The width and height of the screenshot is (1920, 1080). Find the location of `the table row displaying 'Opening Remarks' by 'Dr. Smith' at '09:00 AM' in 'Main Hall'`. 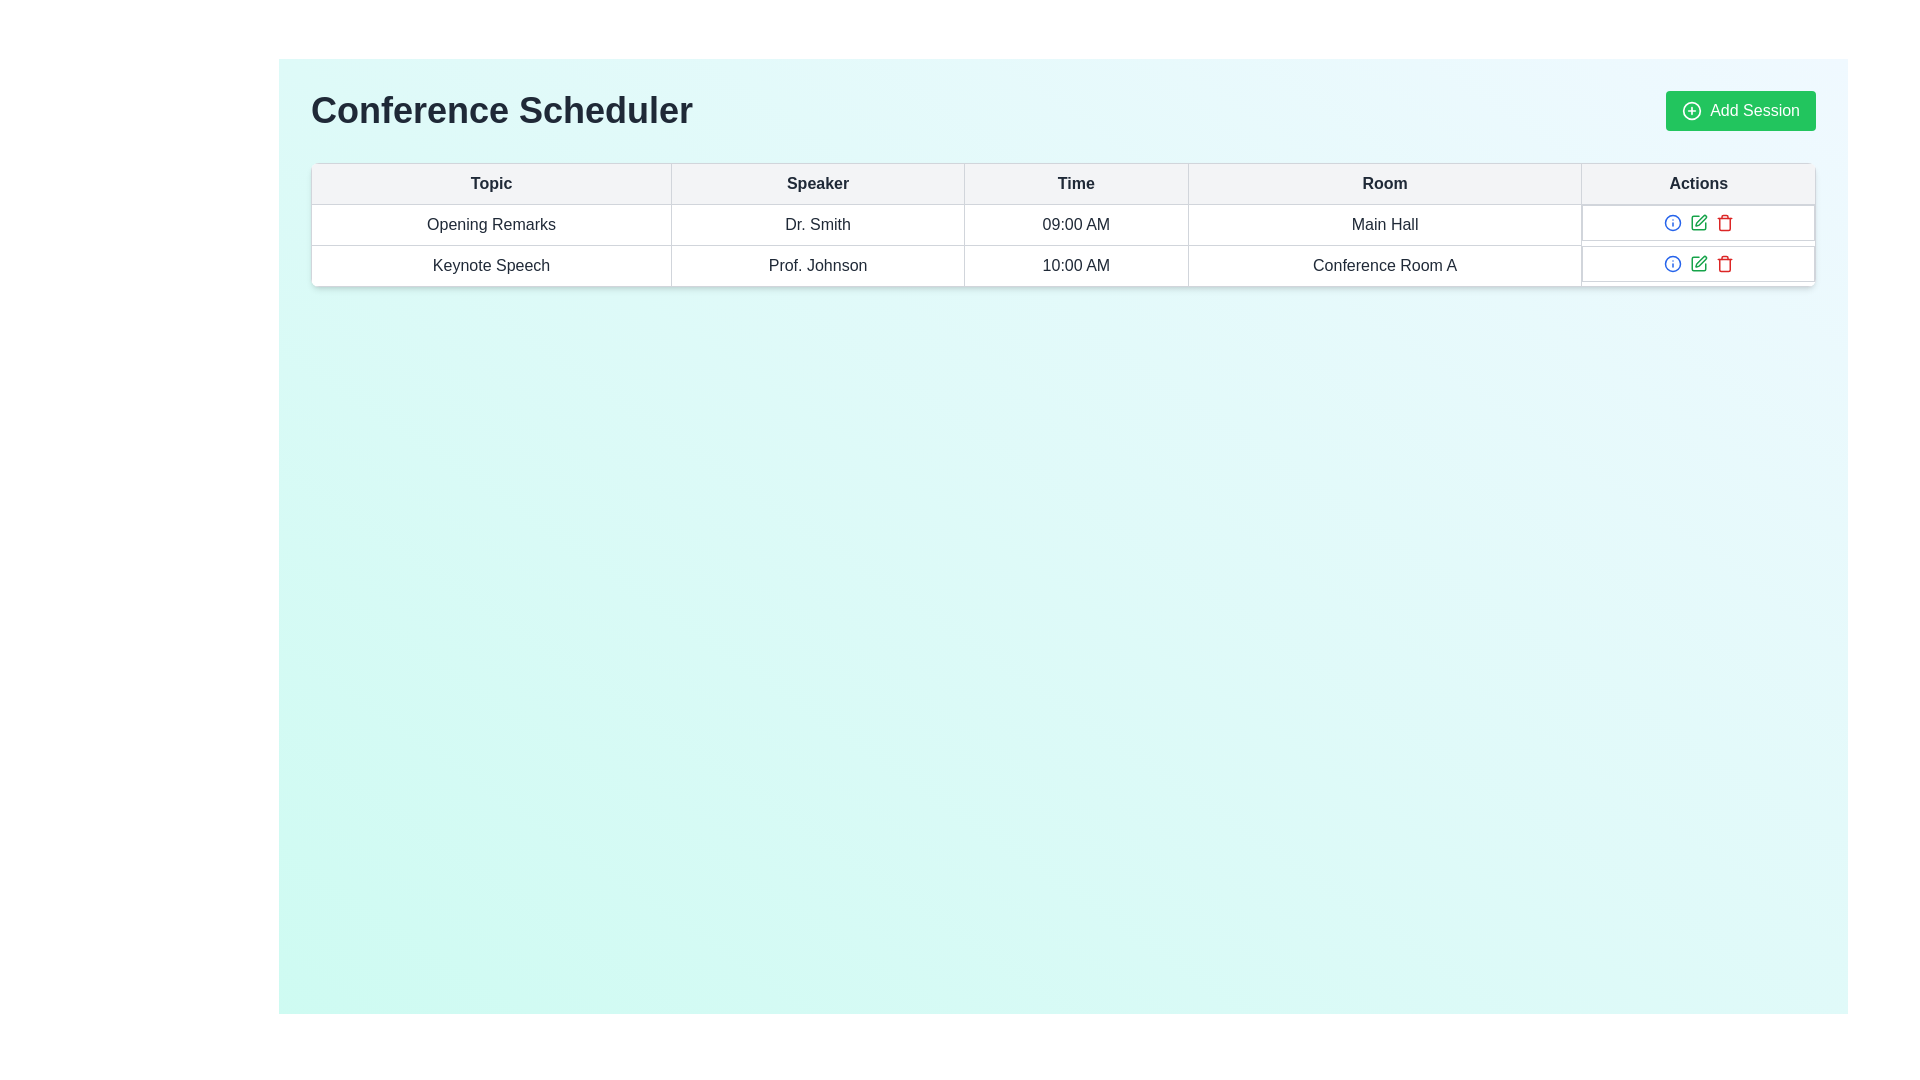

the table row displaying 'Opening Remarks' by 'Dr. Smith' at '09:00 AM' in 'Main Hall' is located at coordinates (1062, 224).